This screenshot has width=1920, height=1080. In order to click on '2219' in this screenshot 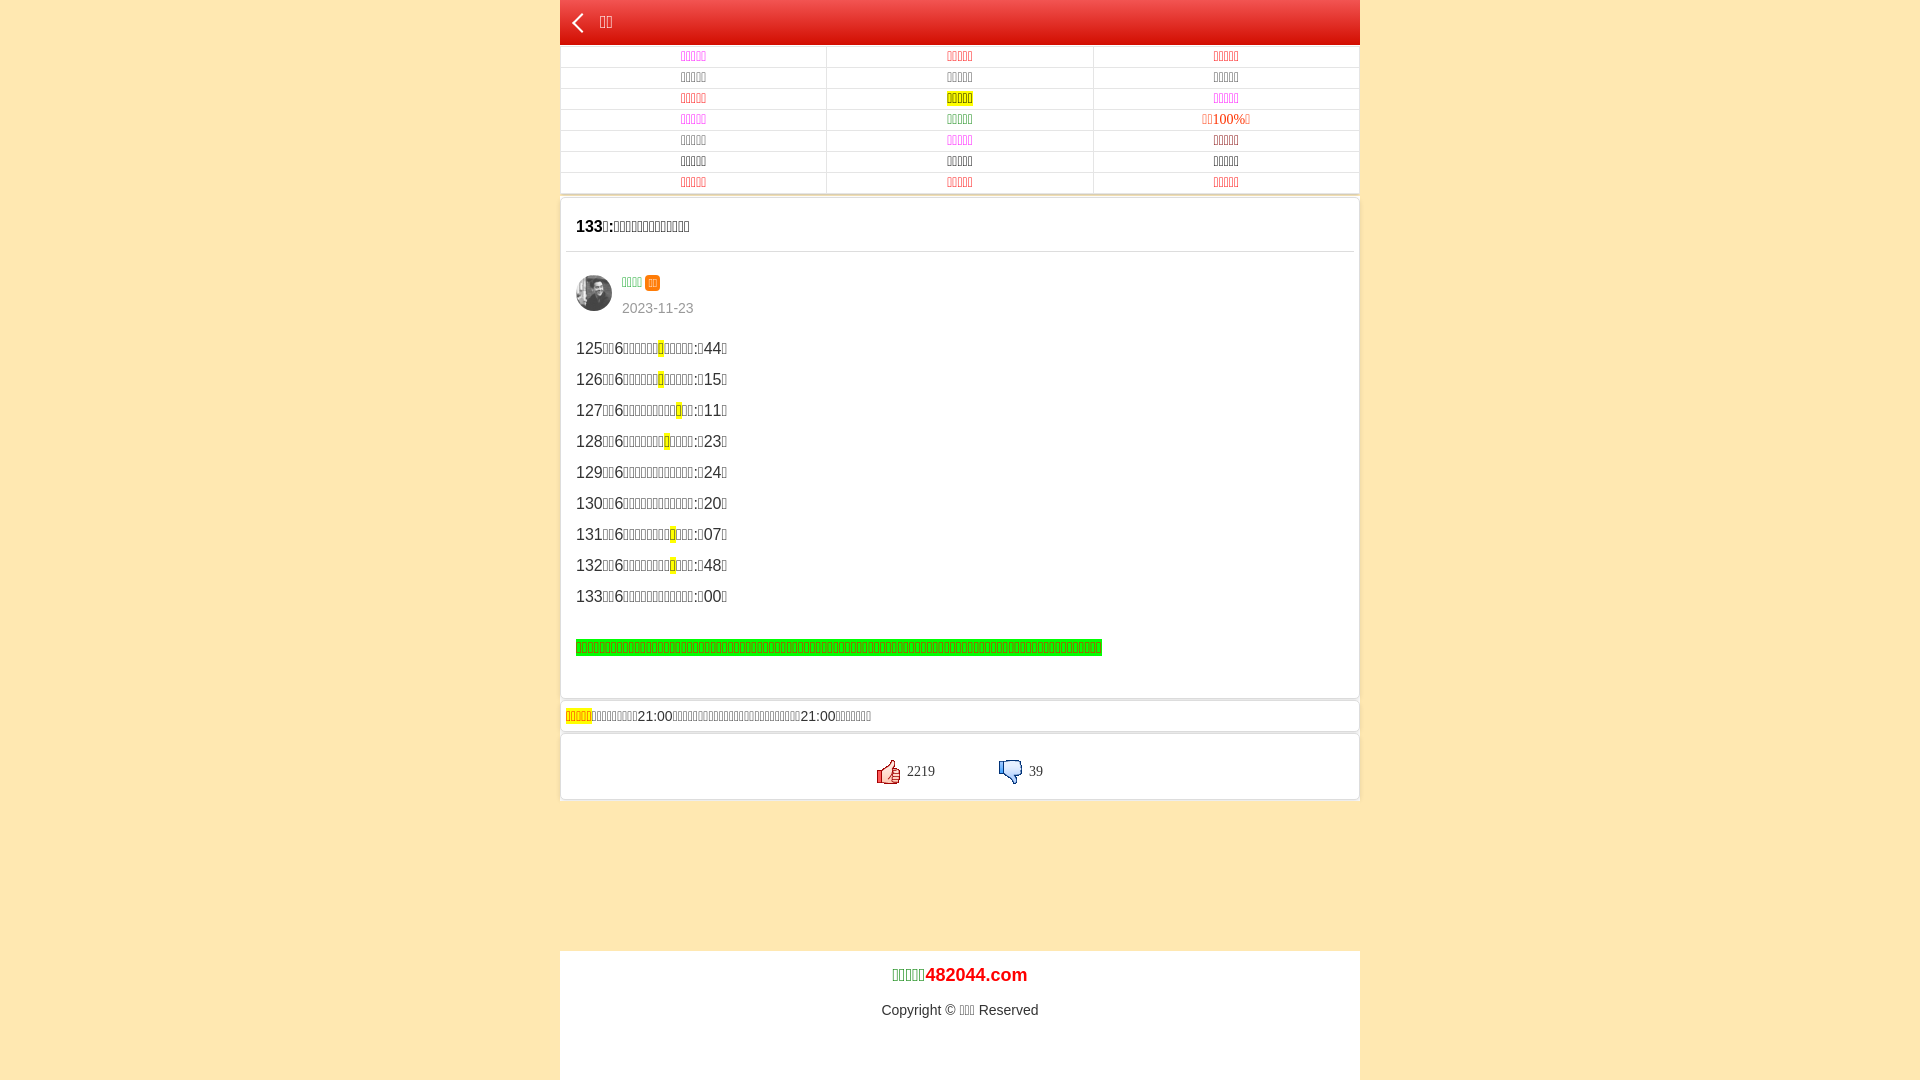, I will do `click(905, 770)`.